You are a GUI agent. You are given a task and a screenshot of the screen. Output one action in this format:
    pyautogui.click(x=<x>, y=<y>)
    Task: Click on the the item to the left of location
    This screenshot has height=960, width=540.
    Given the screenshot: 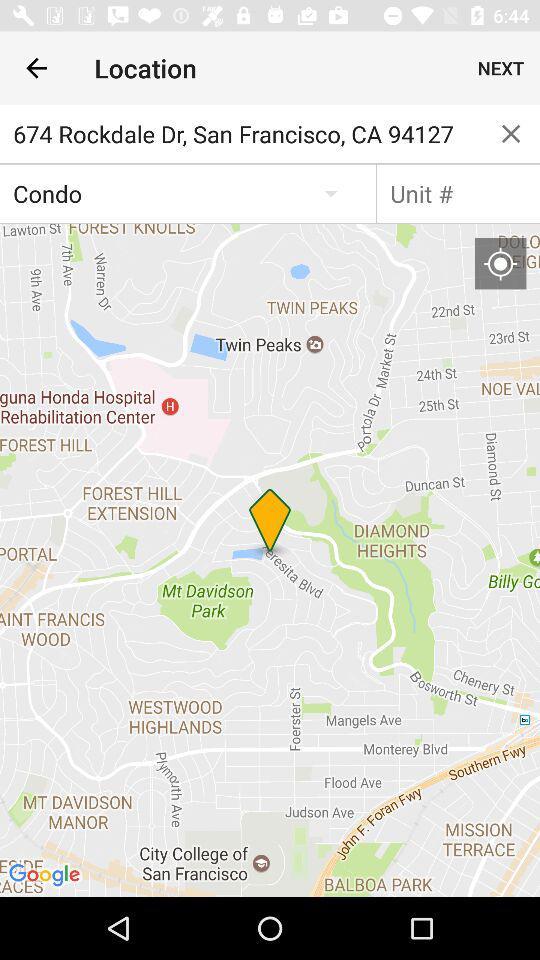 What is the action you would take?
    pyautogui.click(x=36, y=68)
    